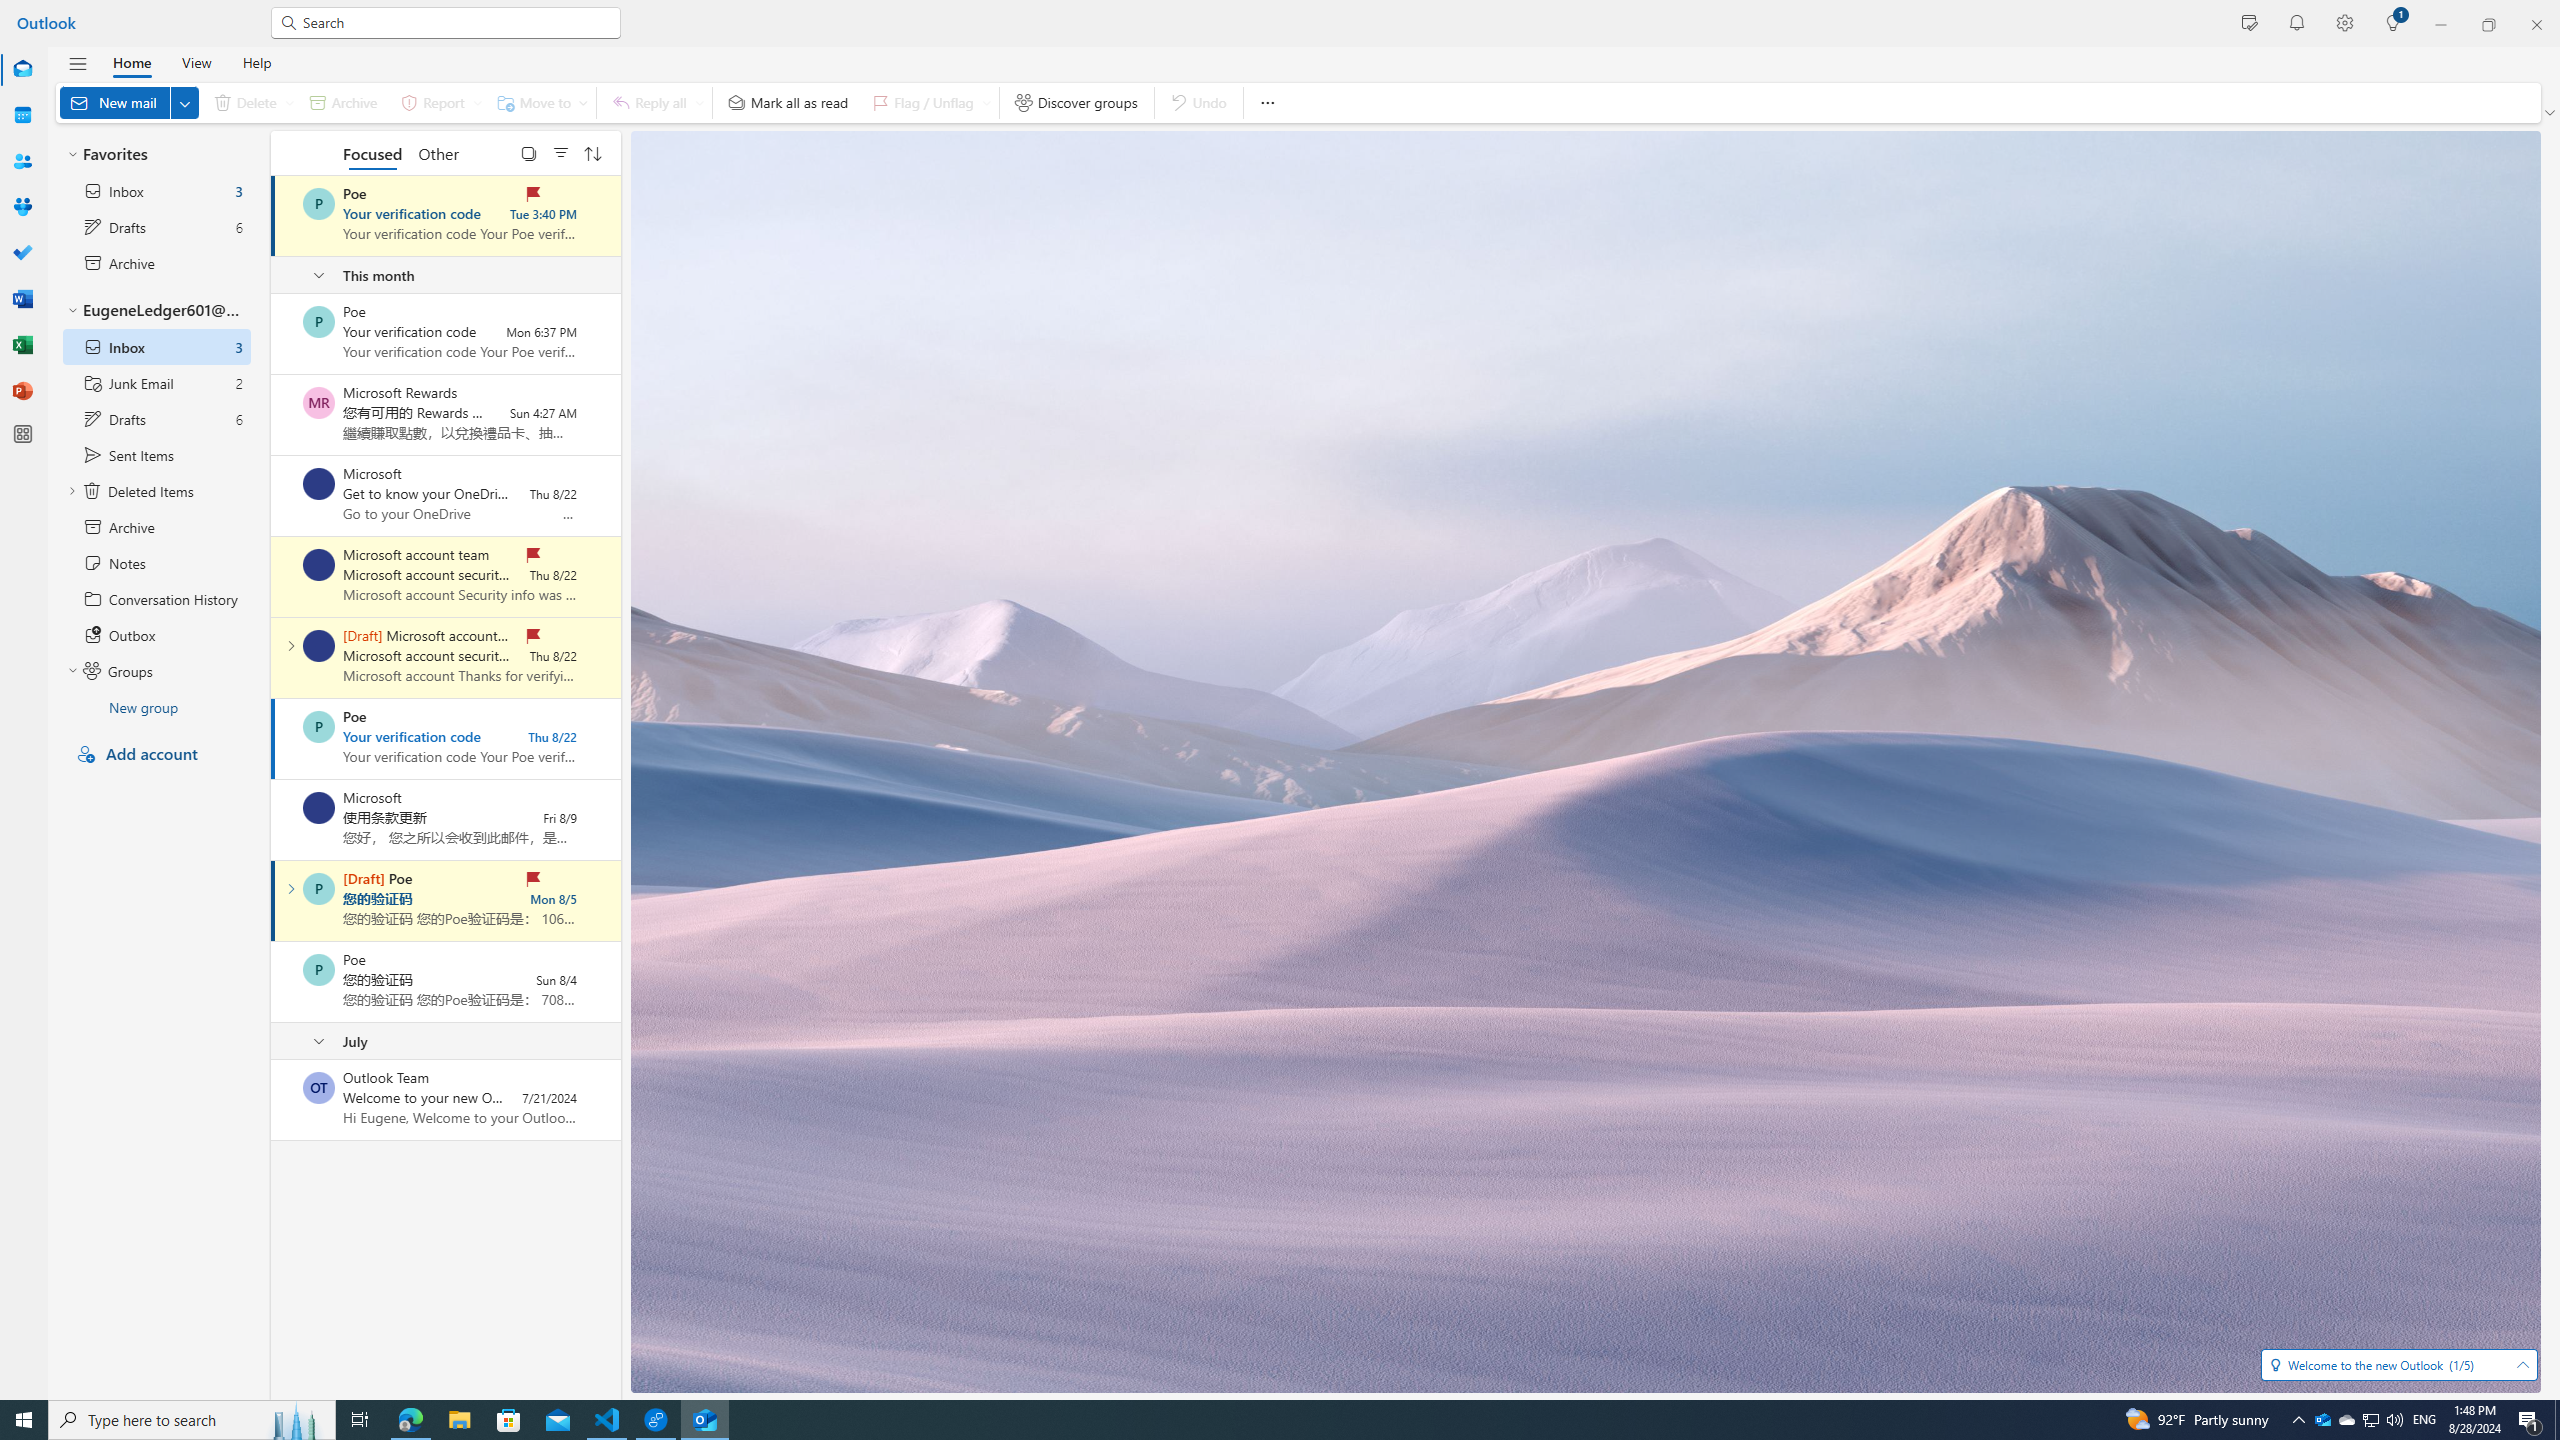 The image size is (2560, 1440). I want to click on 'Calendar', so click(23, 114).